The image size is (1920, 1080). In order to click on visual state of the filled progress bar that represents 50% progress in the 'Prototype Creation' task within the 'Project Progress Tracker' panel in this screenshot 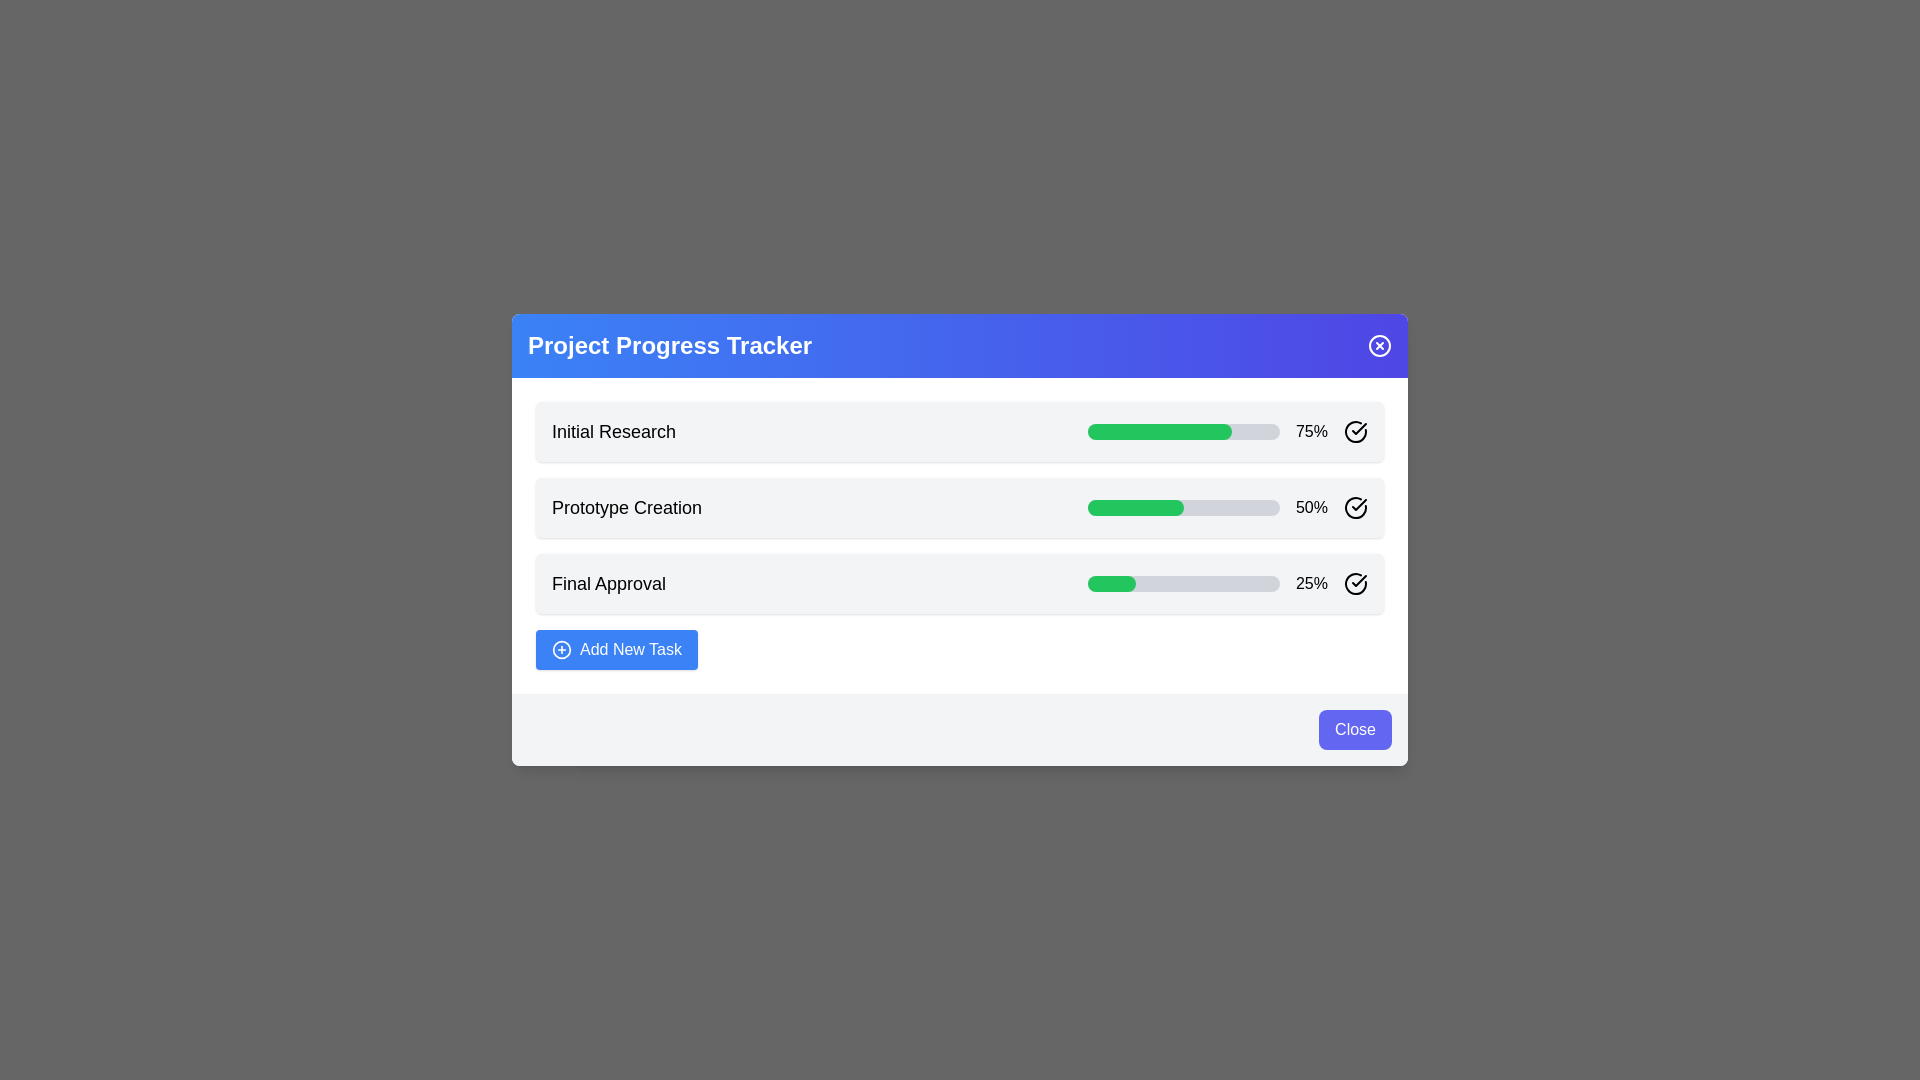, I will do `click(1136, 507)`.